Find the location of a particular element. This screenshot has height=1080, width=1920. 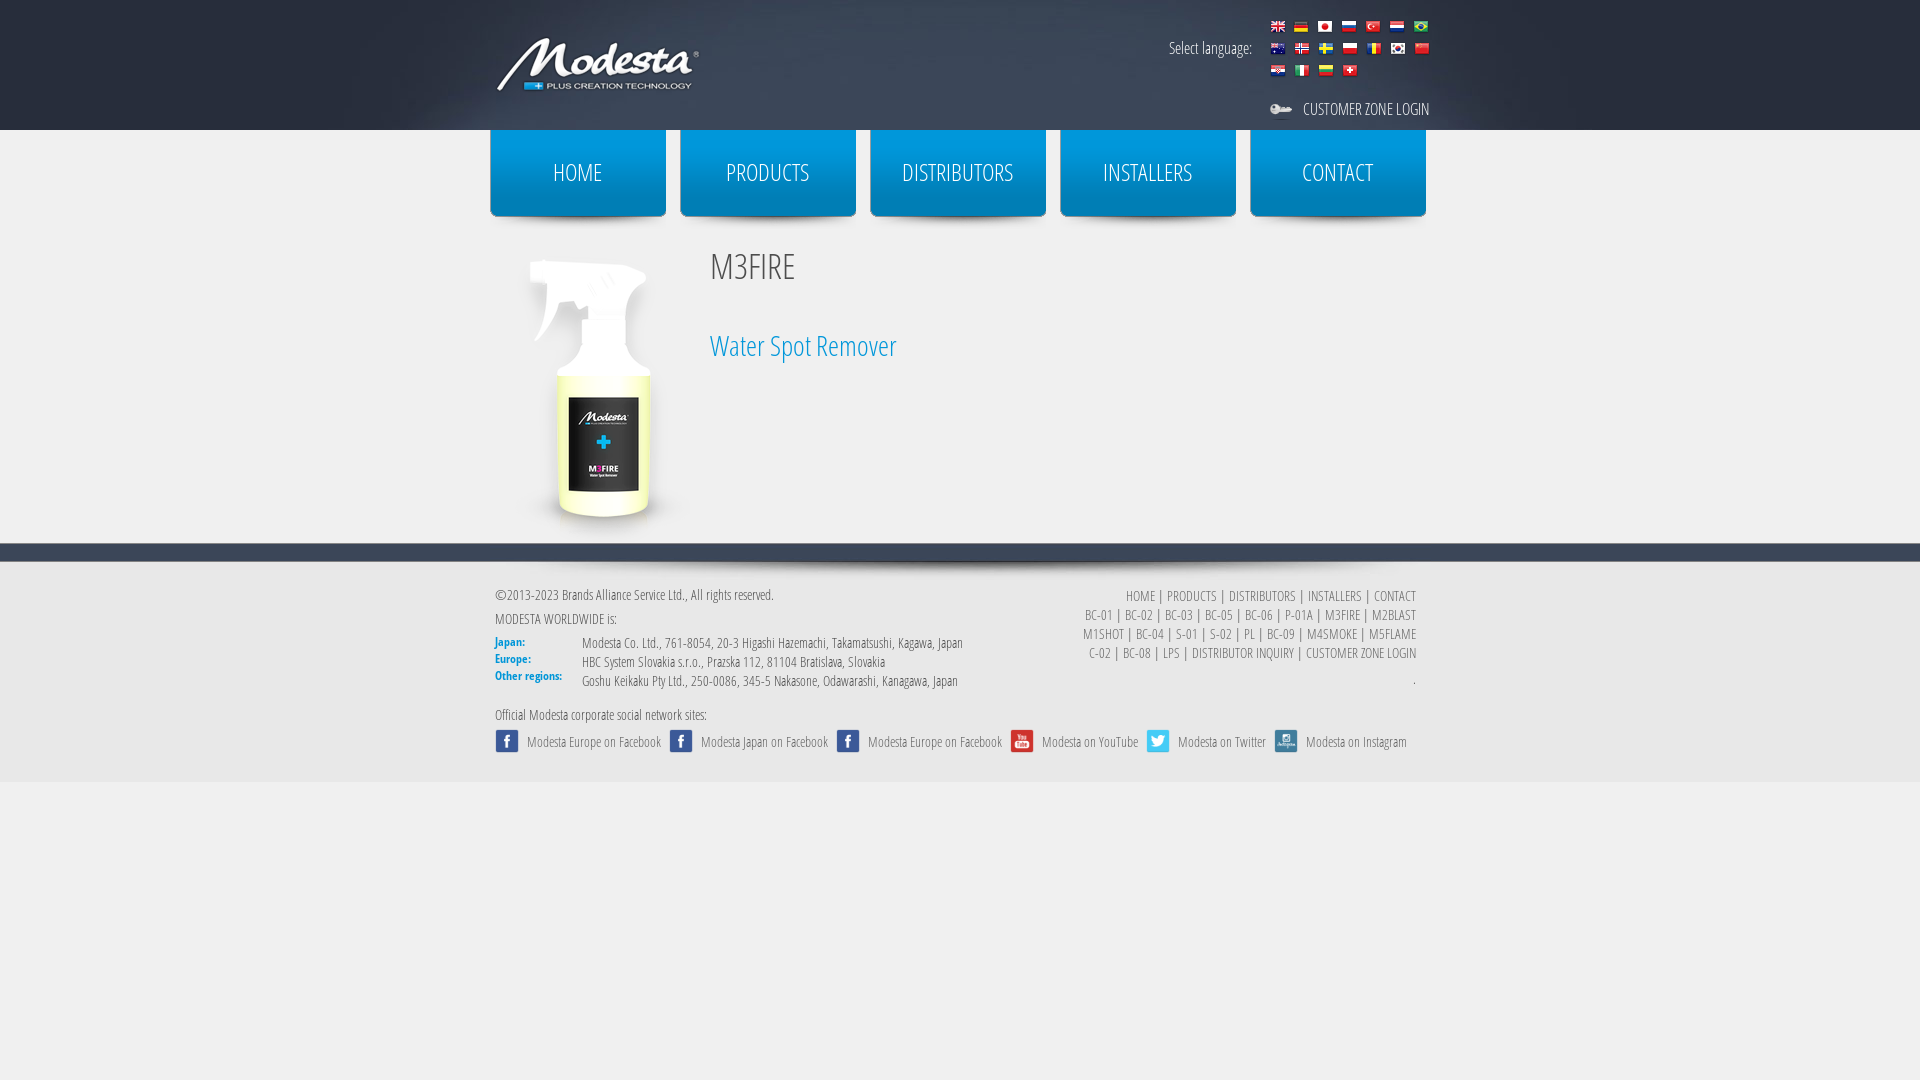

'Modesta Japan on Facebook' is located at coordinates (763, 741).